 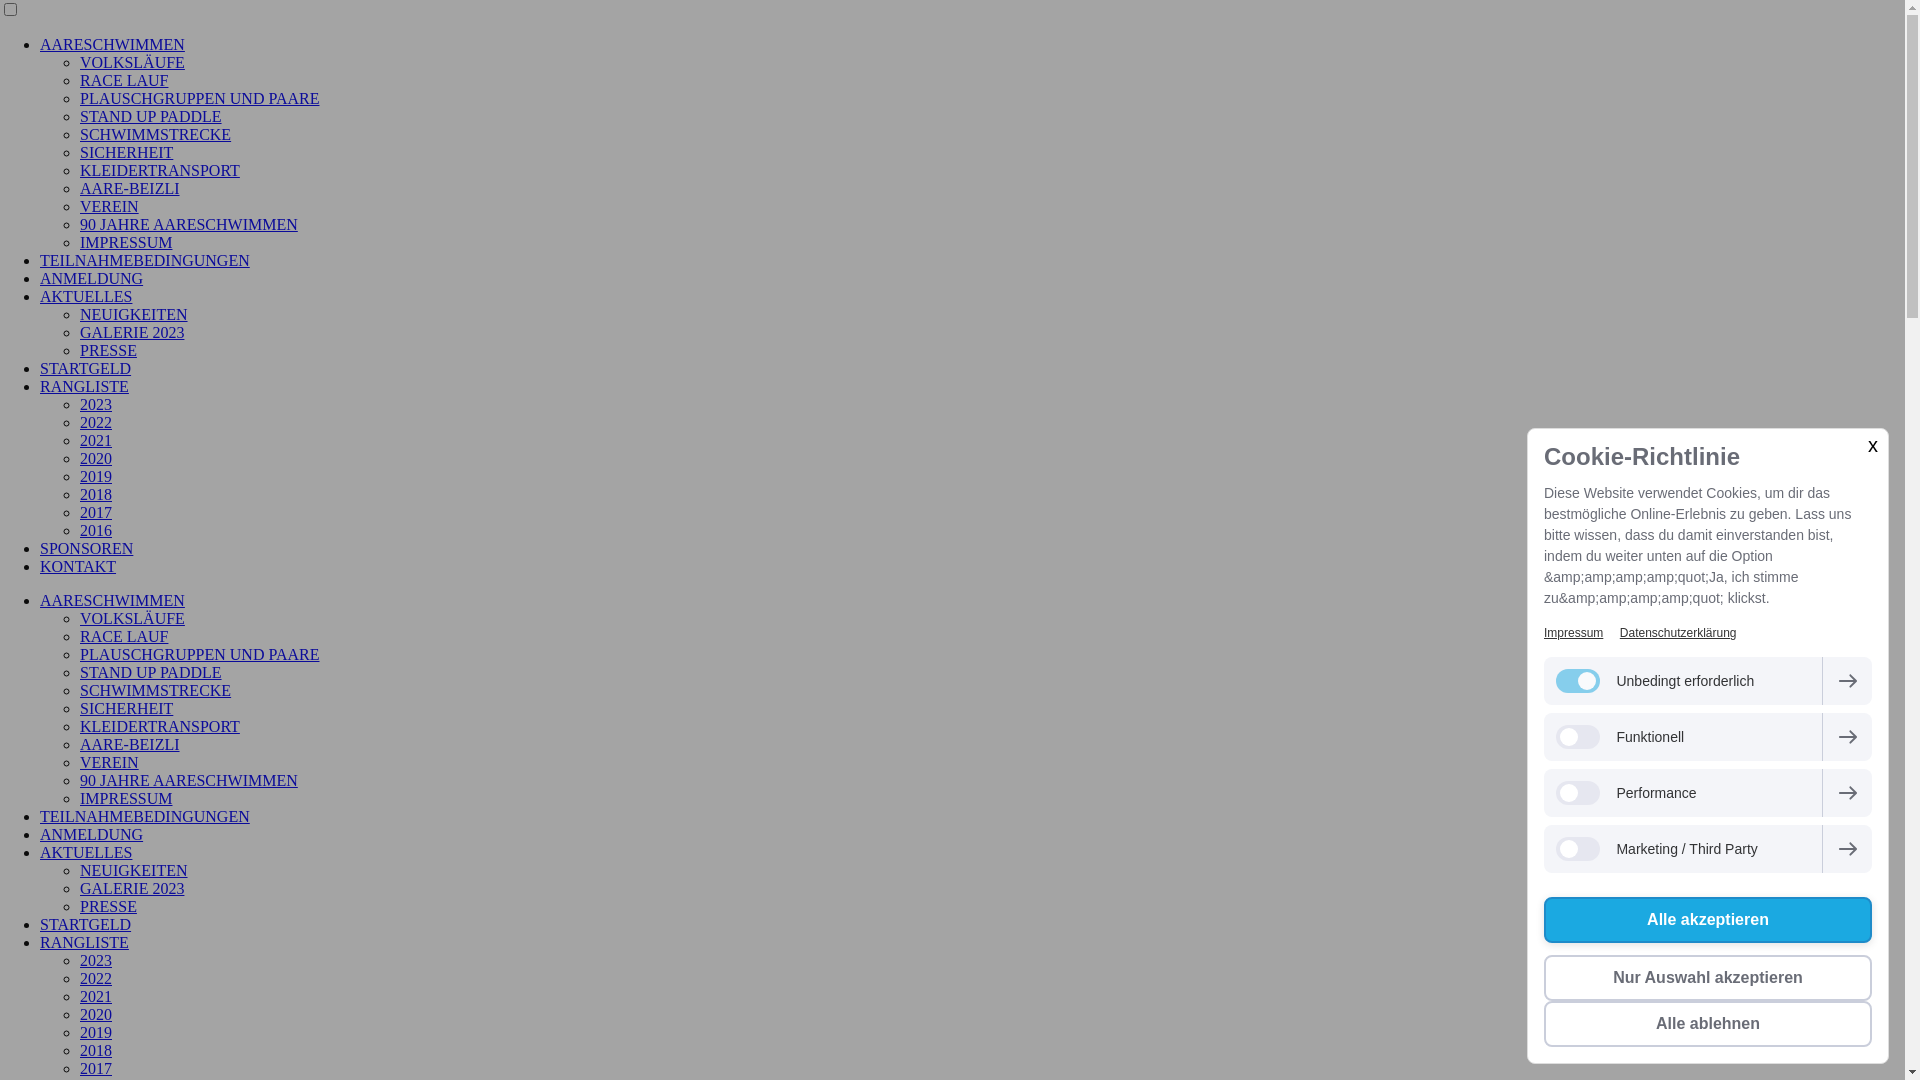 What do you see at coordinates (85, 296) in the screenshot?
I see `'AKTUELLES'` at bounding box center [85, 296].